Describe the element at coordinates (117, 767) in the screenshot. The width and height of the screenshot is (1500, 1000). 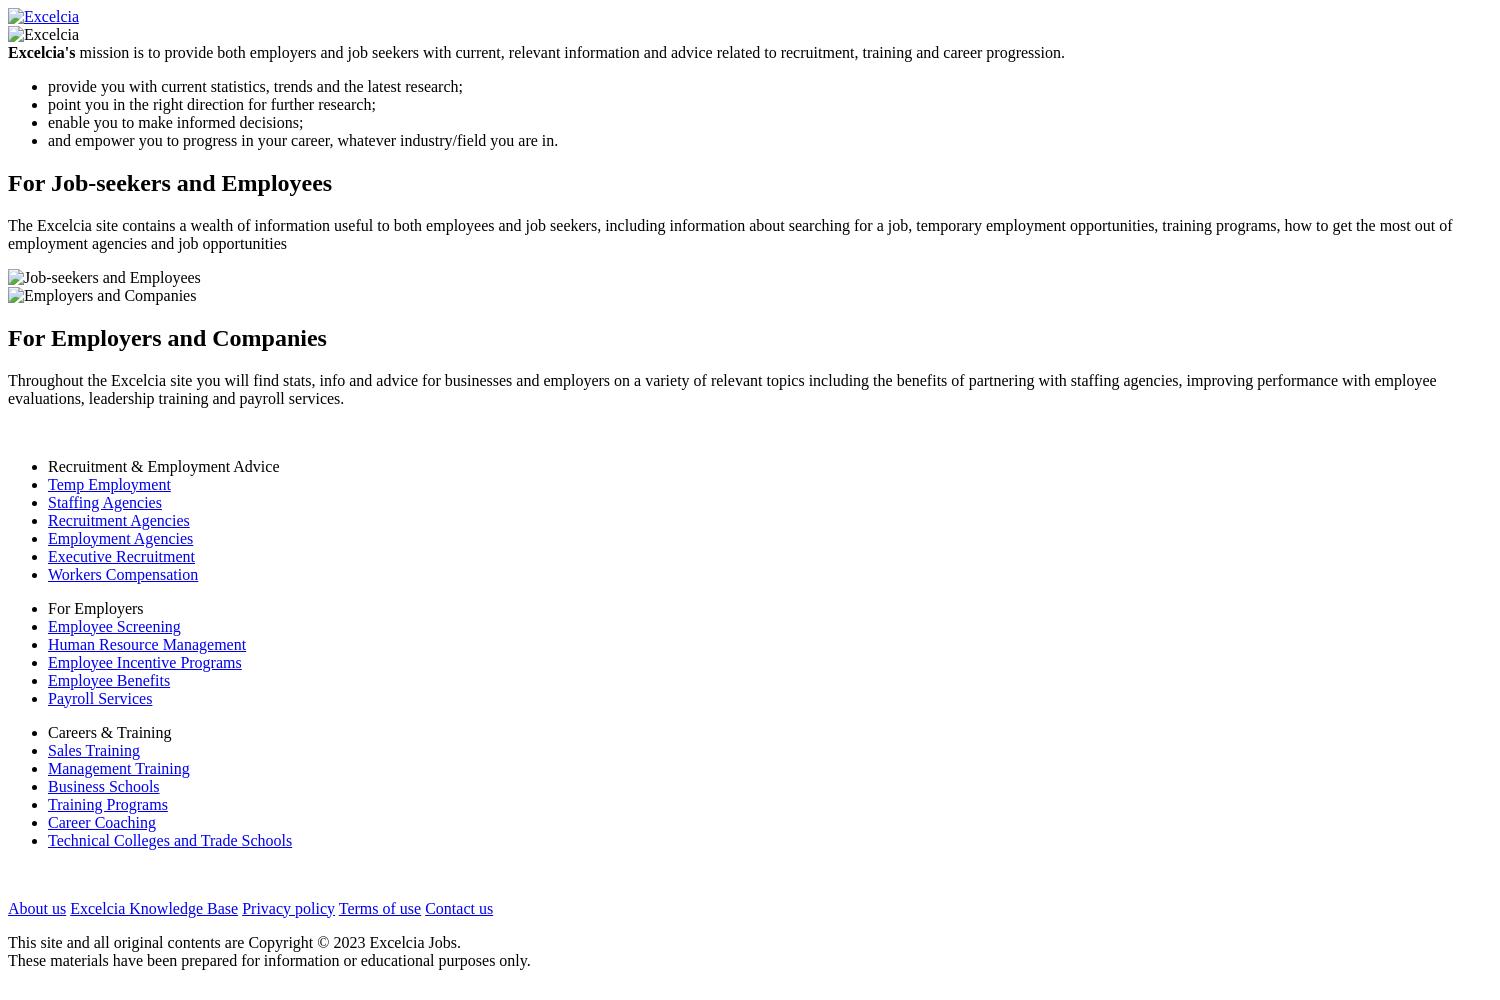
I see `'Management Training'` at that location.